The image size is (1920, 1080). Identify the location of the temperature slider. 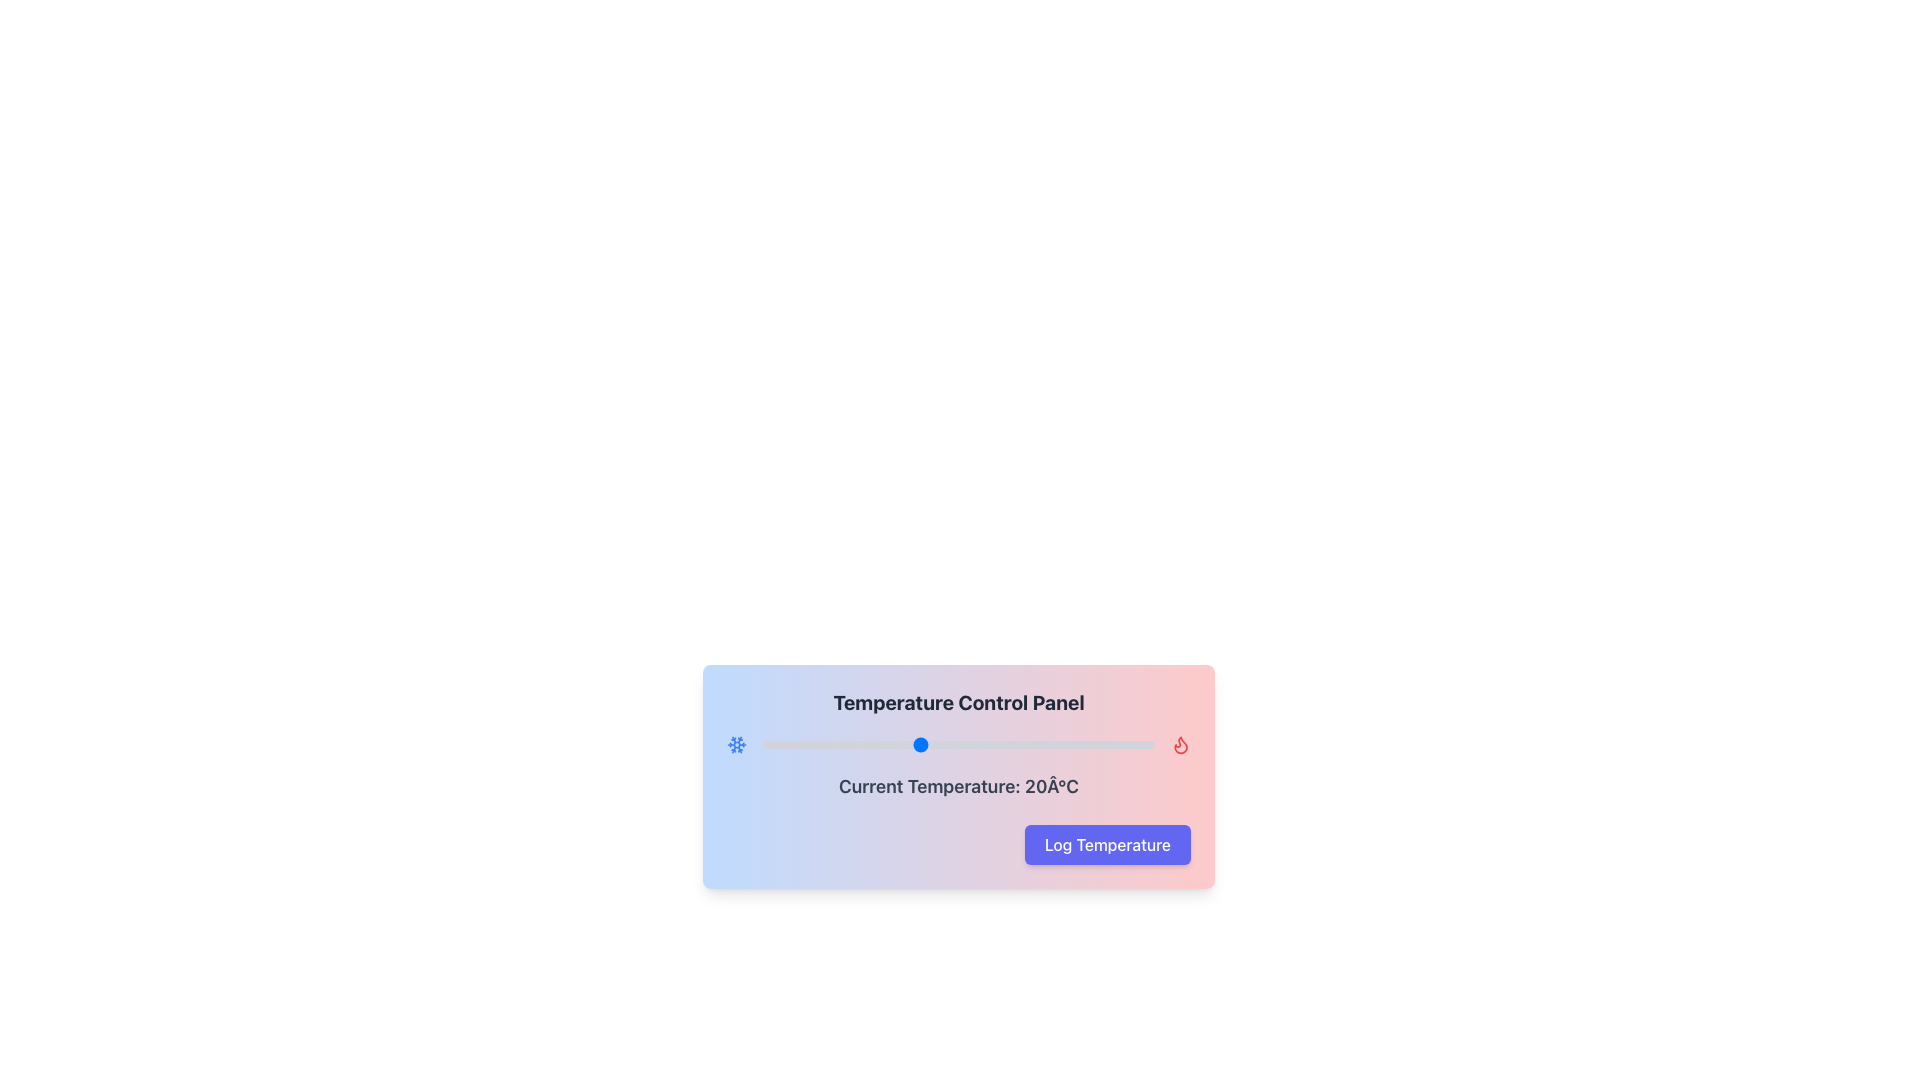
(1066, 744).